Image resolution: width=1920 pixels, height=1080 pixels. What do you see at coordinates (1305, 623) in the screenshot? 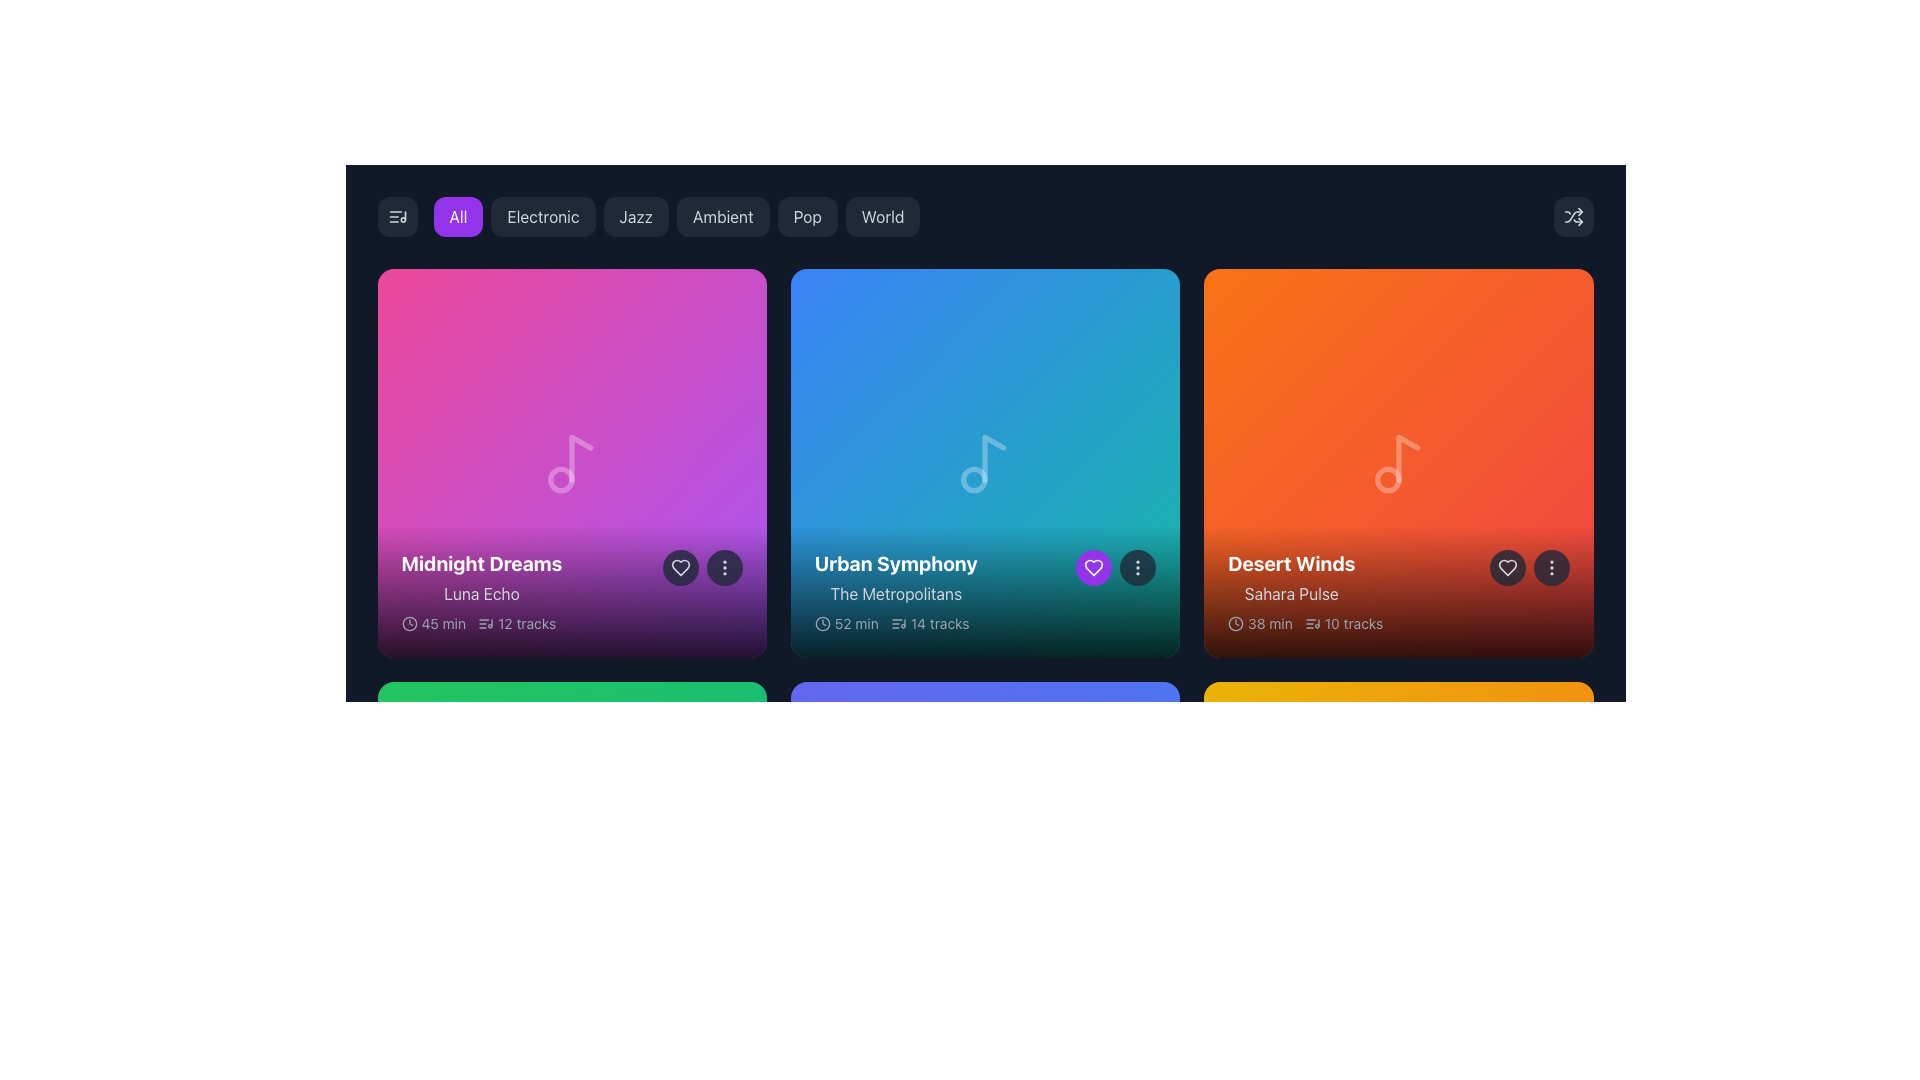
I see `information displayed in the text element that shows '38 min 10 tracks' with associated icons, located in the bottom section of the 'Desert Winds' music card` at bounding box center [1305, 623].